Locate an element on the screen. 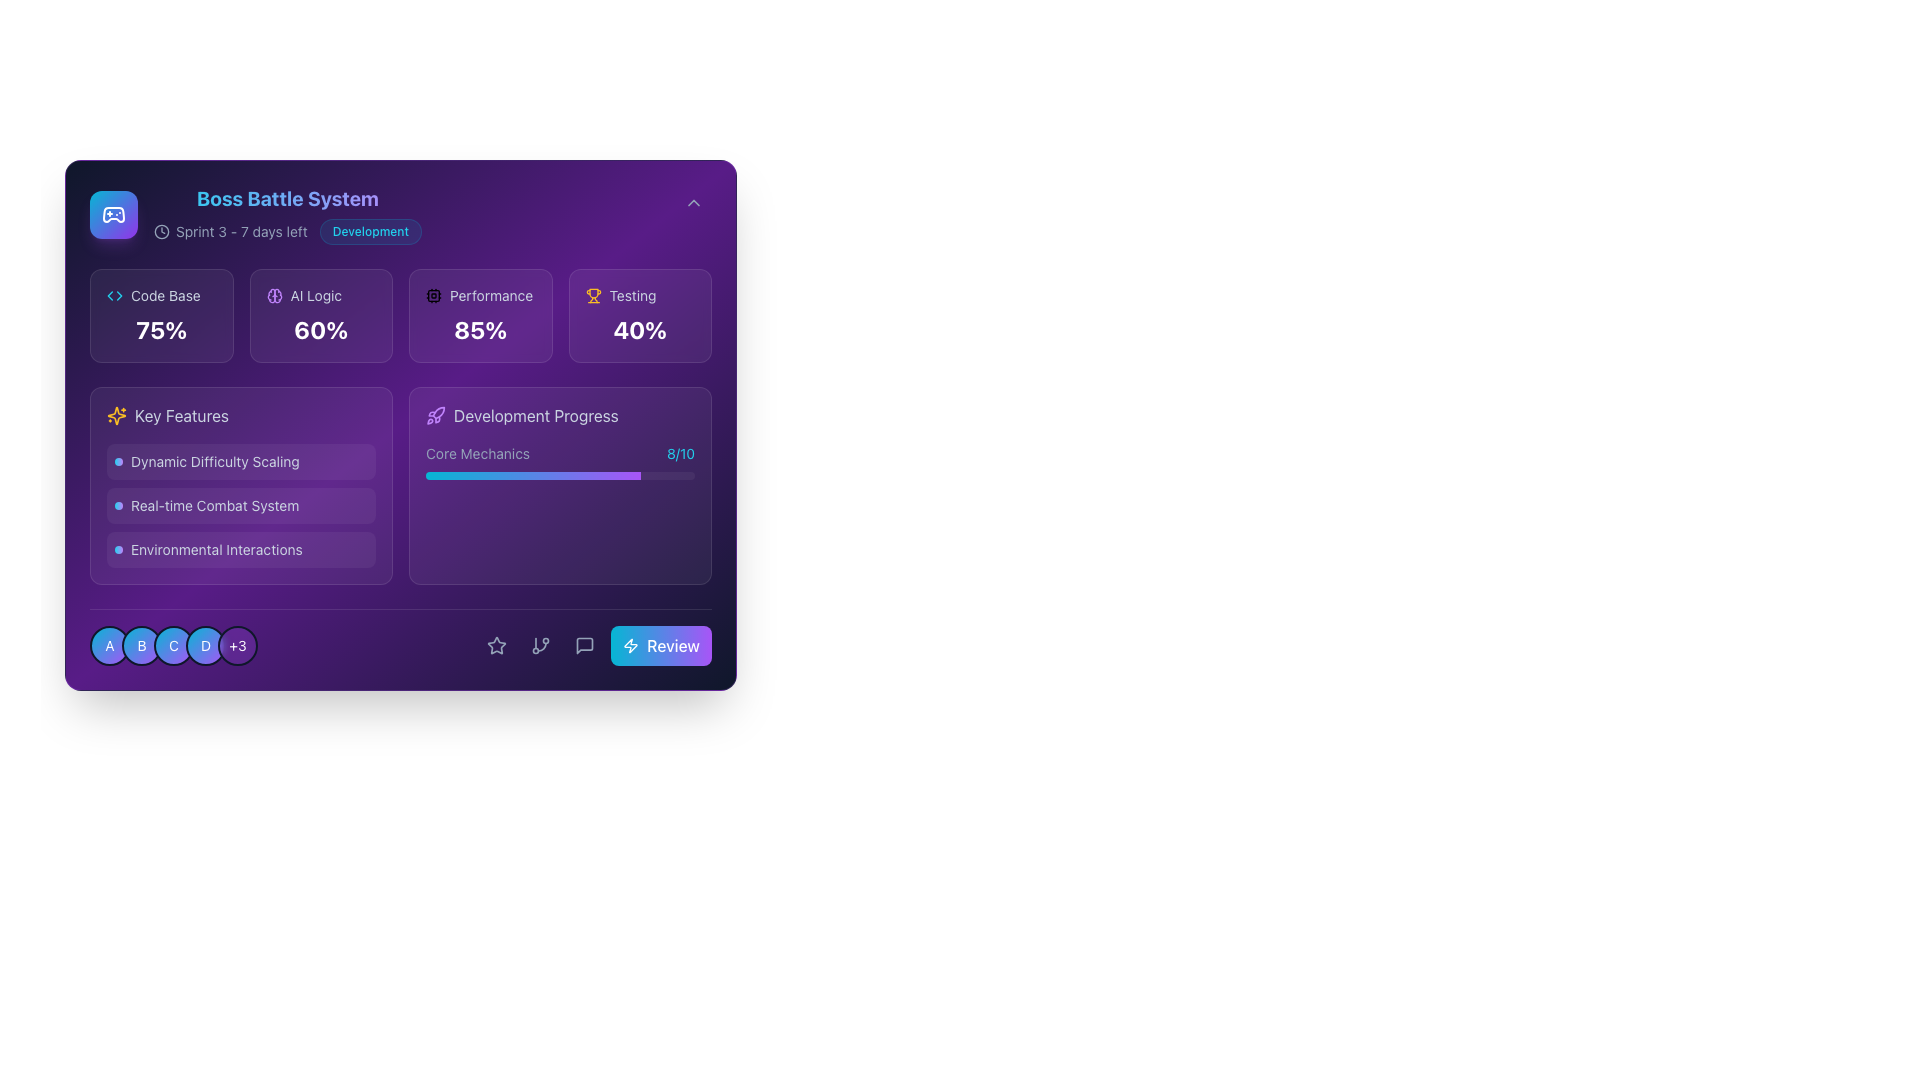 The width and height of the screenshot is (1920, 1080). the displayed value of the progress percentage for the 'AI Logic' category, located within the card structure beneath its title is located at coordinates (321, 329).